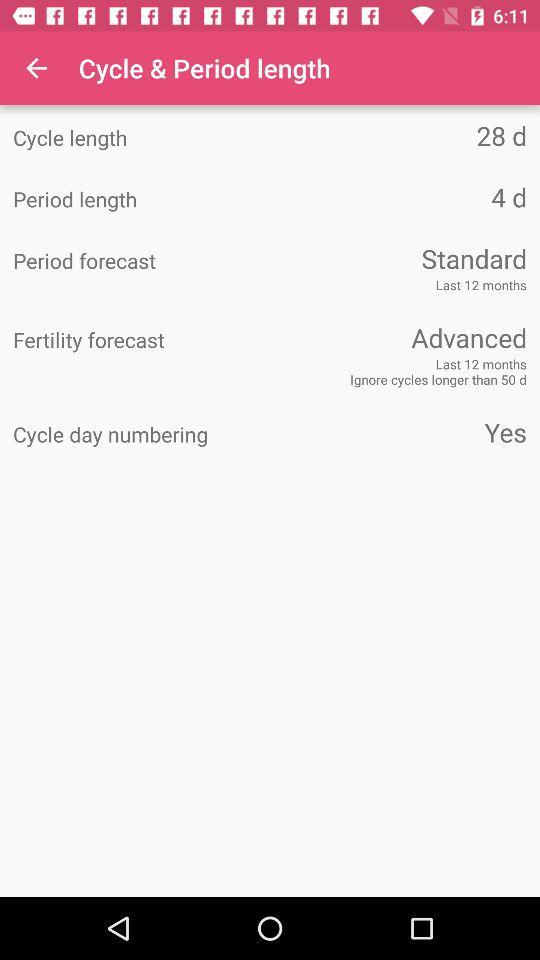 The image size is (540, 960). Describe the element at coordinates (398, 134) in the screenshot. I see `item below the cycle & period length` at that location.